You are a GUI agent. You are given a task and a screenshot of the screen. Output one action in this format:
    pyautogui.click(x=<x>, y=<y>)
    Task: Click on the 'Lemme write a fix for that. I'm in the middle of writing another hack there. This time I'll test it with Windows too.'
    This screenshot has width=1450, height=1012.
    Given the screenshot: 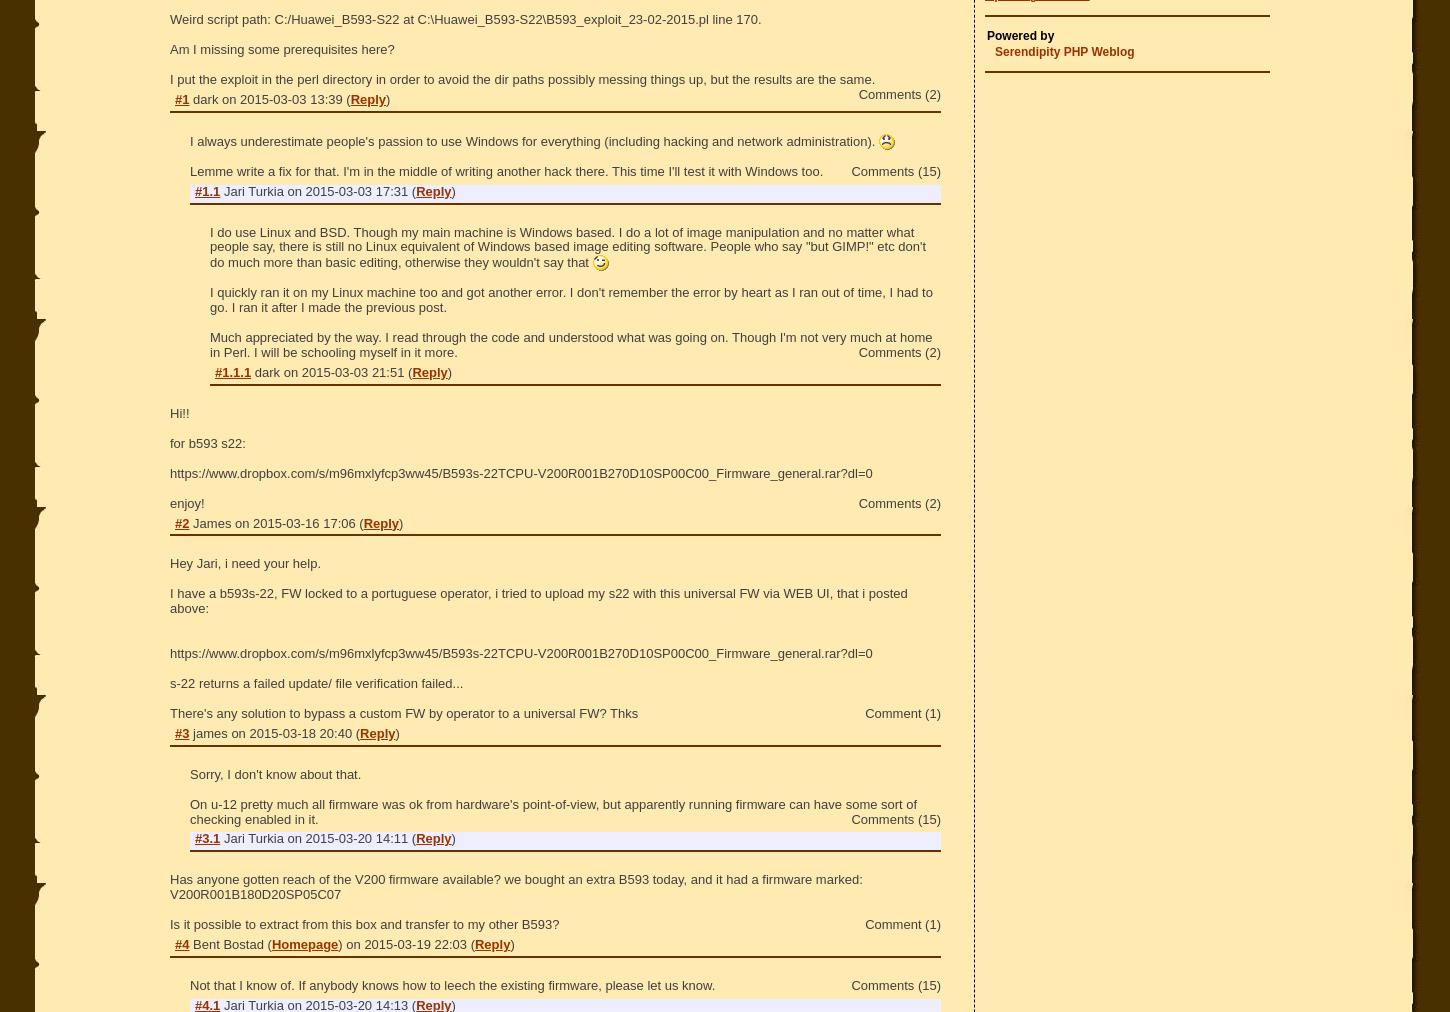 What is the action you would take?
    pyautogui.click(x=506, y=170)
    